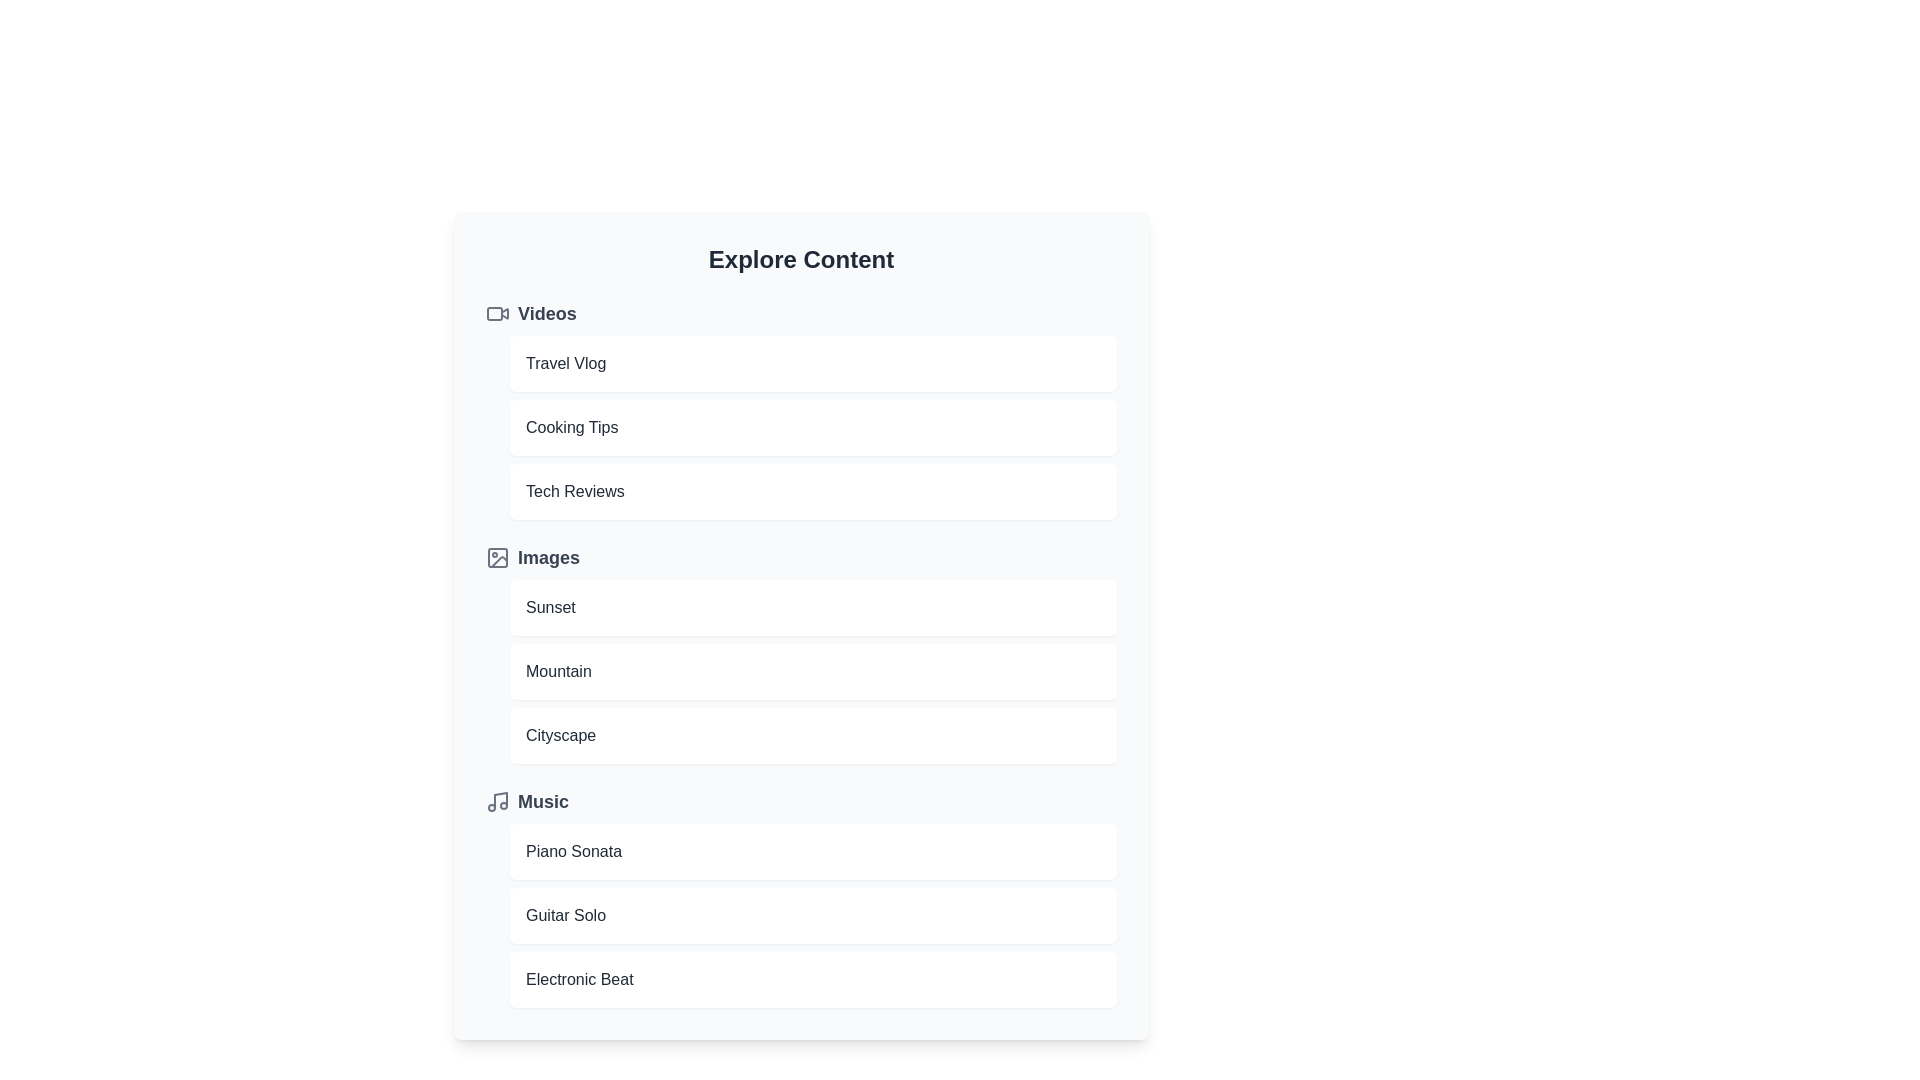 The width and height of the screenshot is (1920, 1080). What do you see at coordinates (813, 978) in the screenshot?
I see `the item Electronic Beat to preview it` at bounding box center [813, 978].